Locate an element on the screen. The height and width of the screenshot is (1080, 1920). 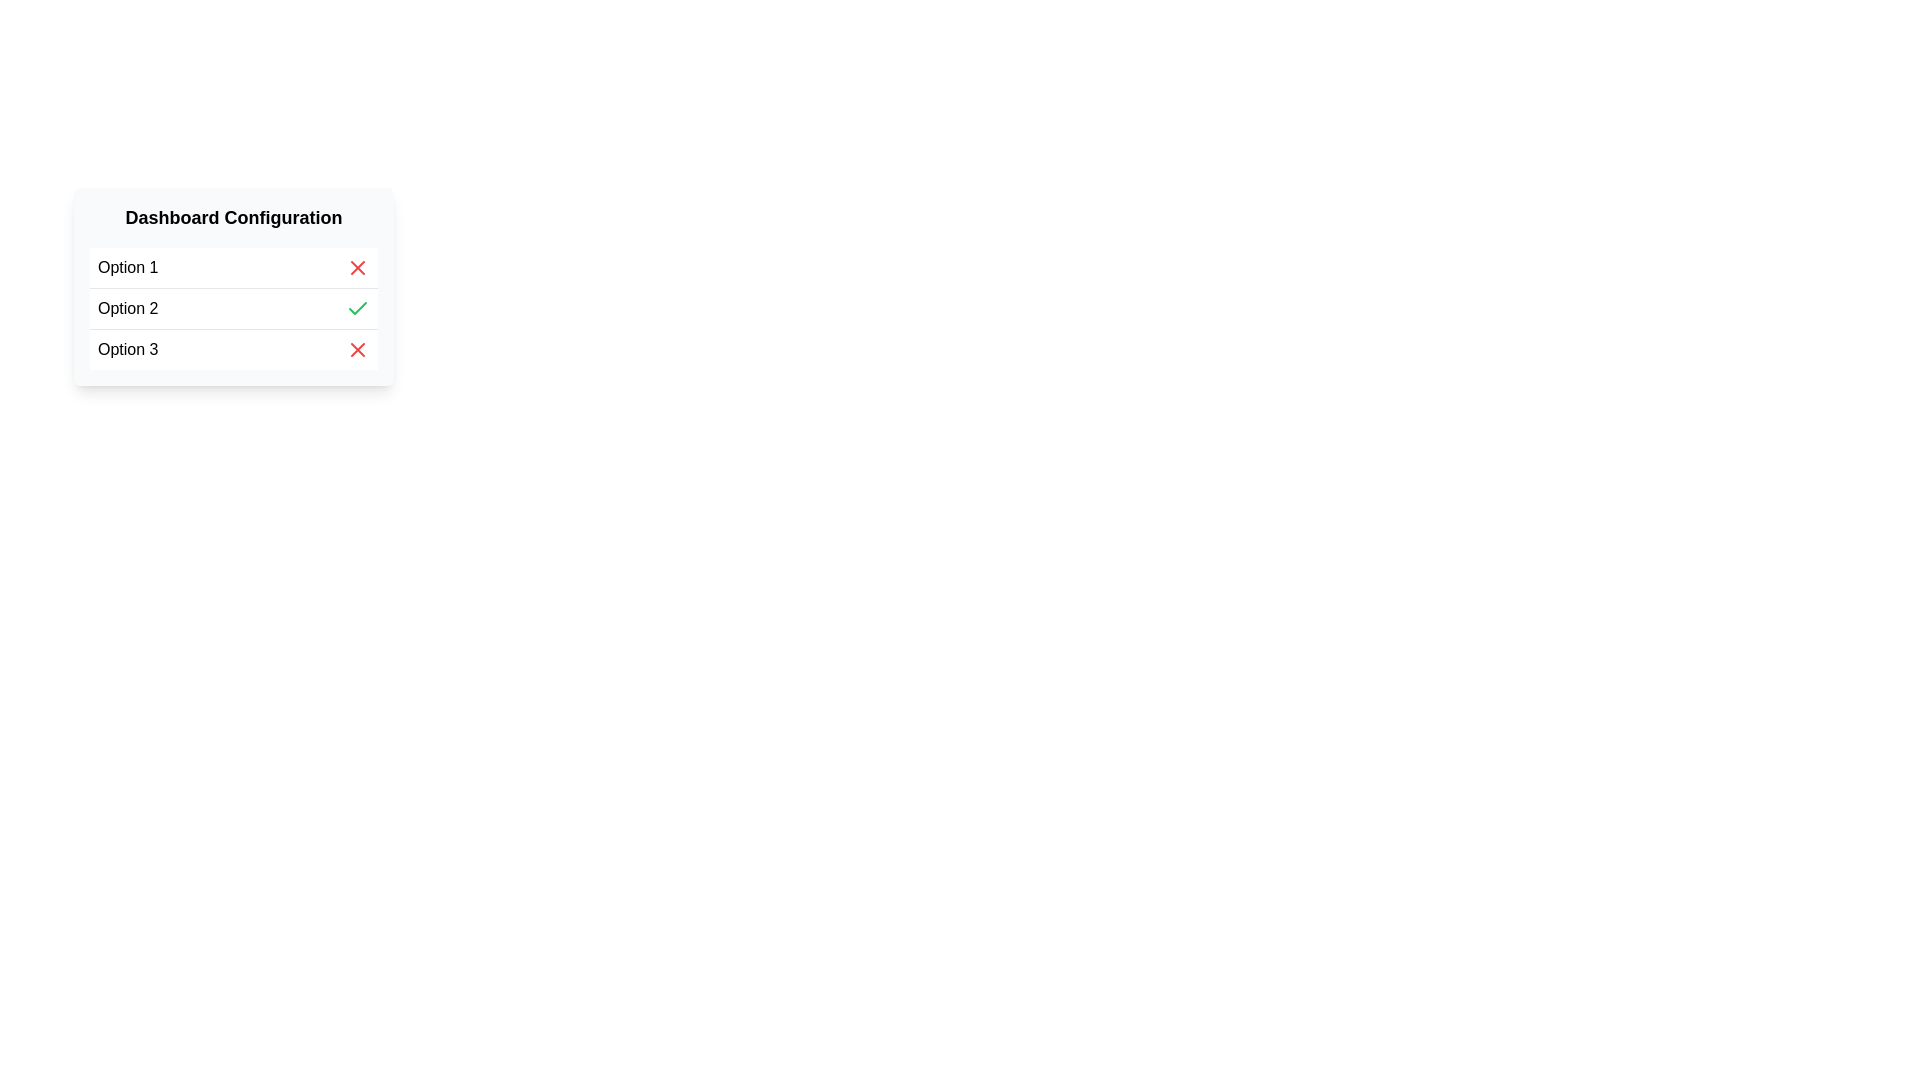
the deletion icon located on the far right of the 'Option 3' row is located at coordinates (358, 349).